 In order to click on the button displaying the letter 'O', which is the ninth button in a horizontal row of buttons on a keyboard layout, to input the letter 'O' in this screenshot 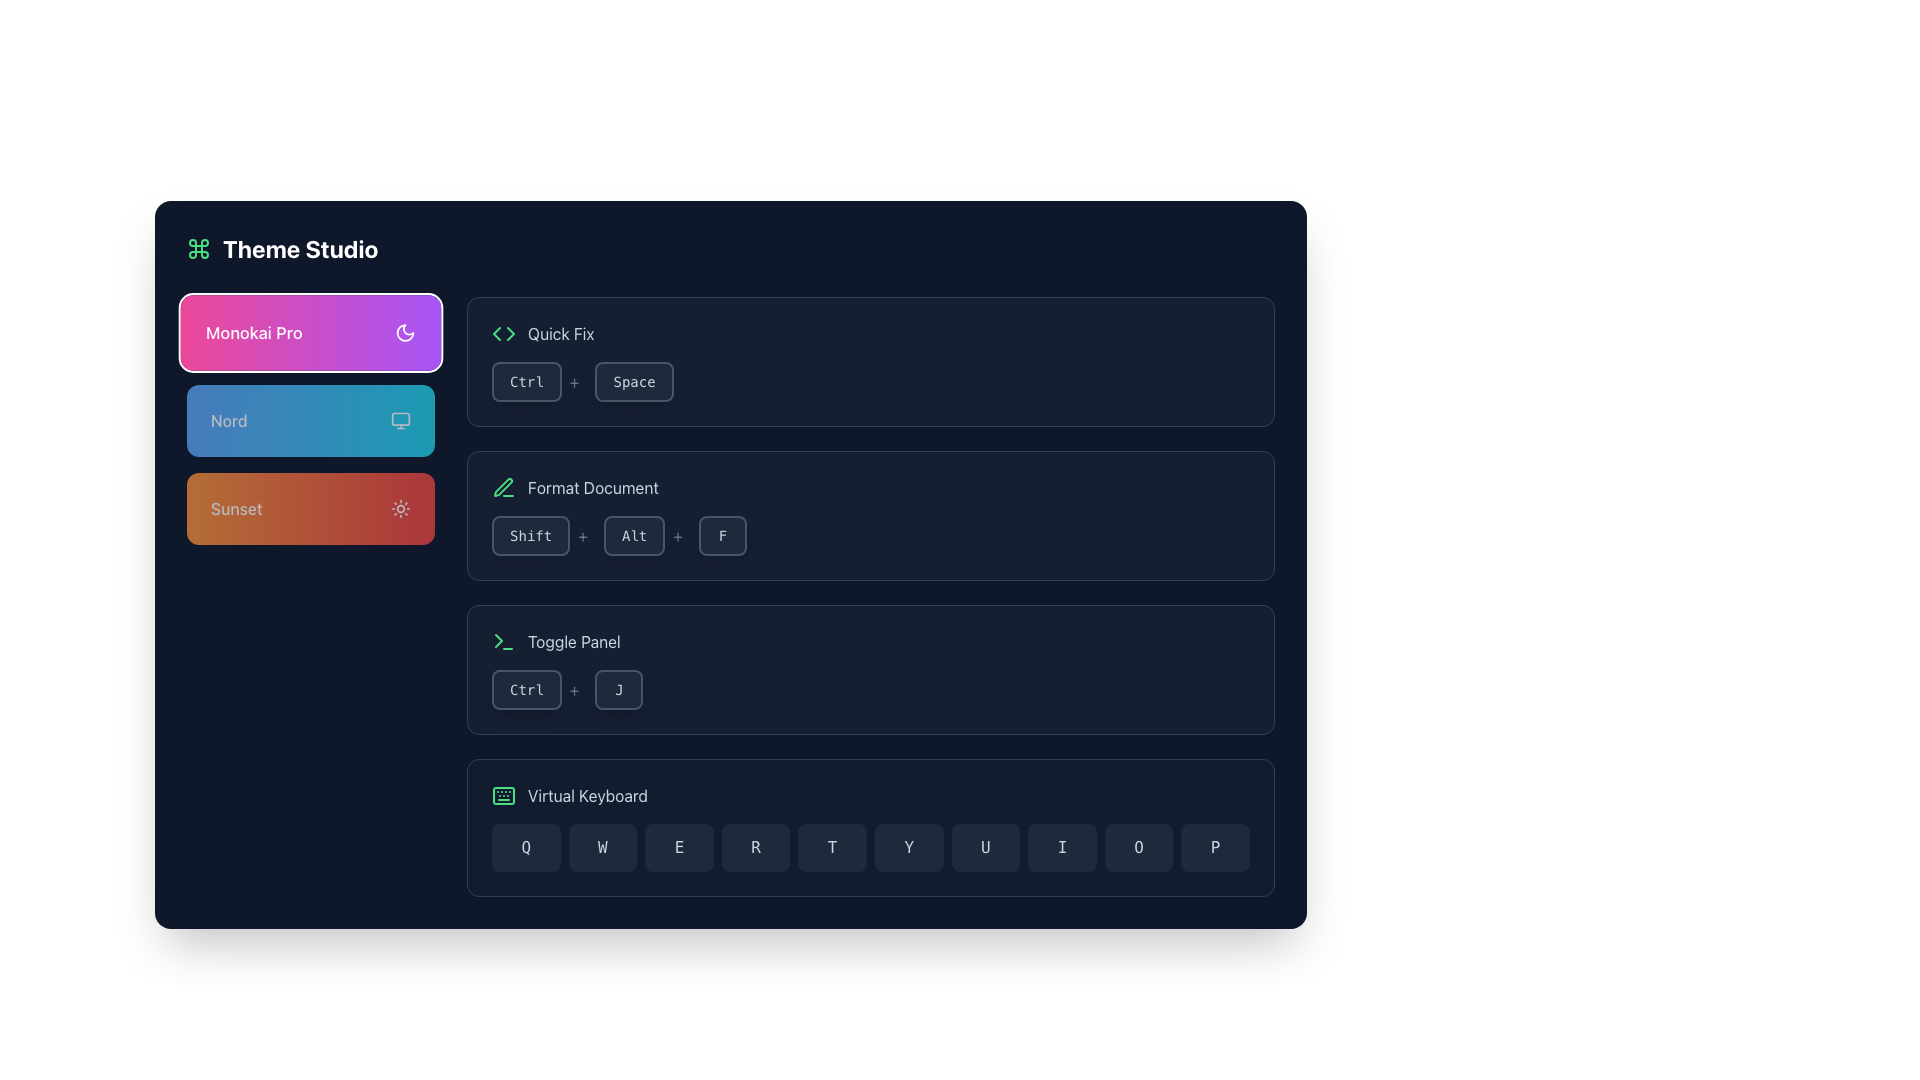, I will do `click(1139, 848)`.